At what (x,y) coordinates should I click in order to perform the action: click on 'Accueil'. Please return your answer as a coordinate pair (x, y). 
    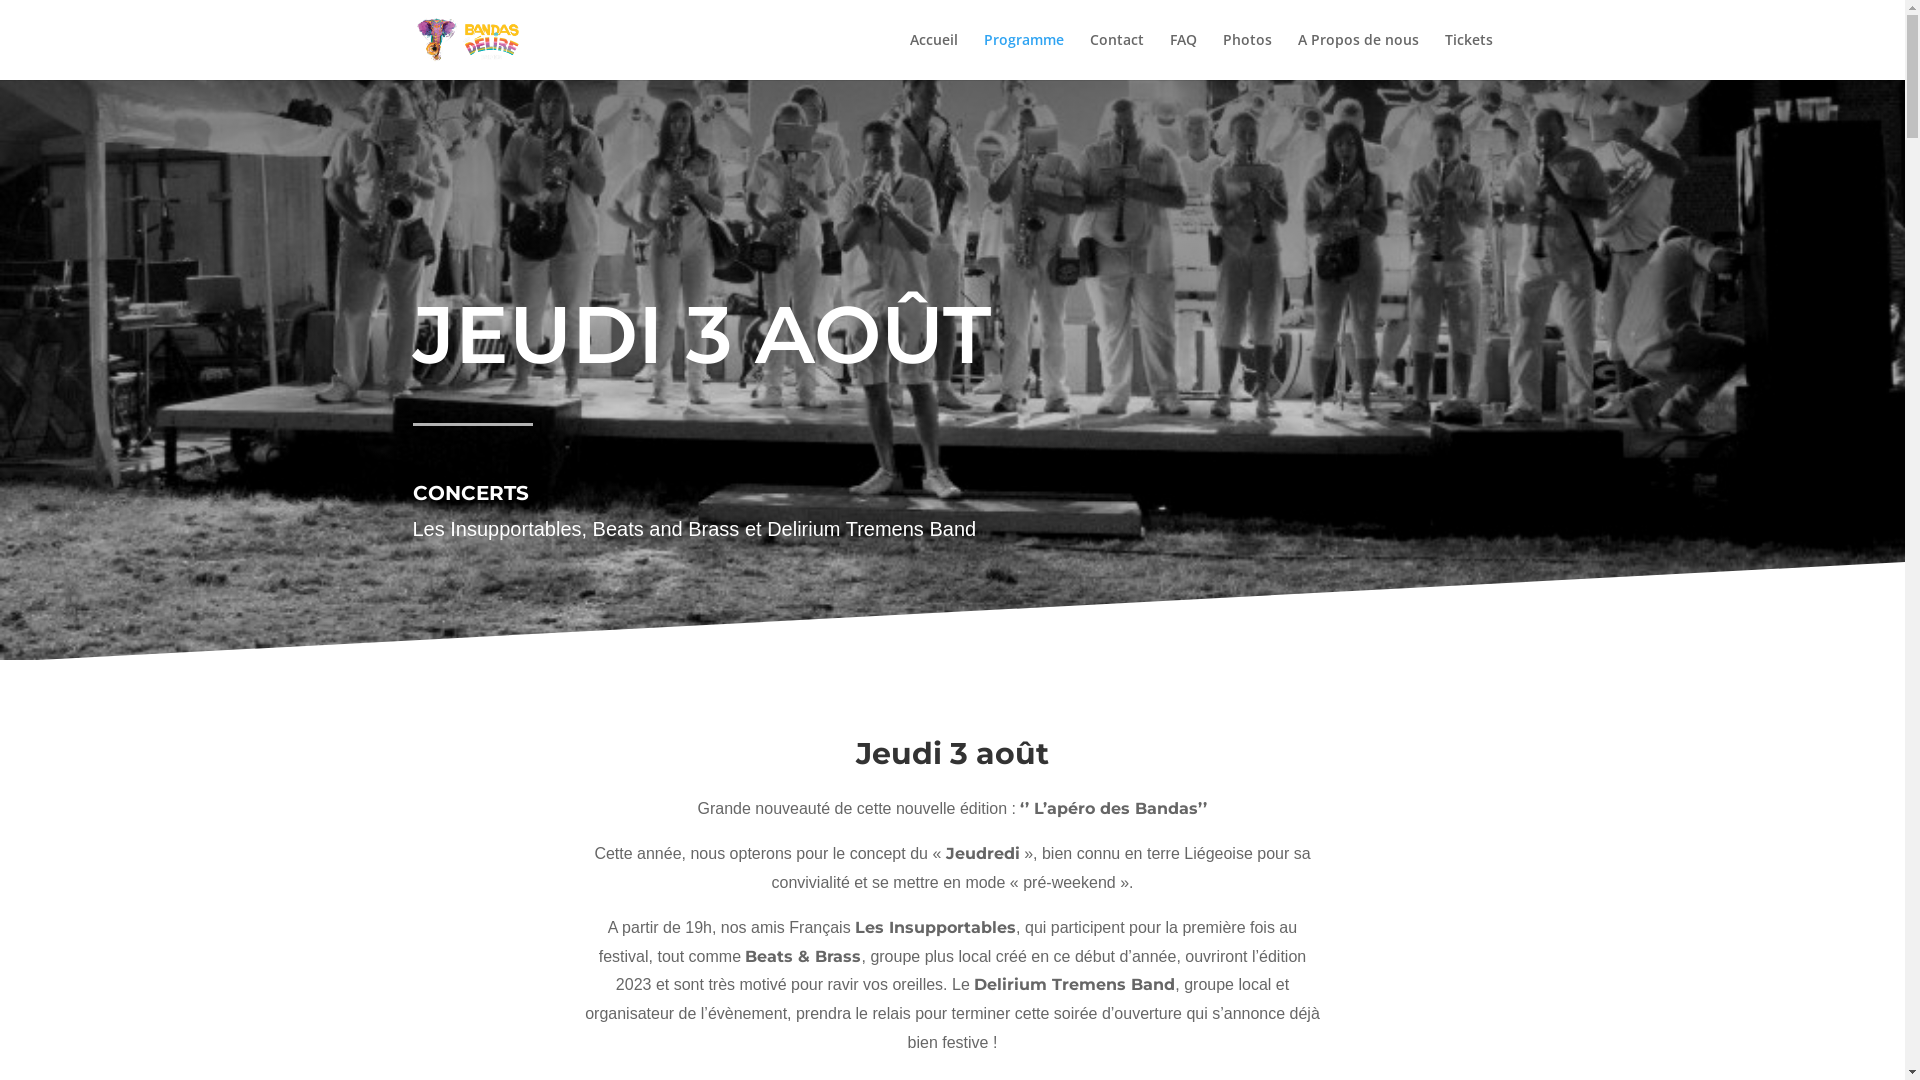
    Looking at the image, I should click on (933, 55).